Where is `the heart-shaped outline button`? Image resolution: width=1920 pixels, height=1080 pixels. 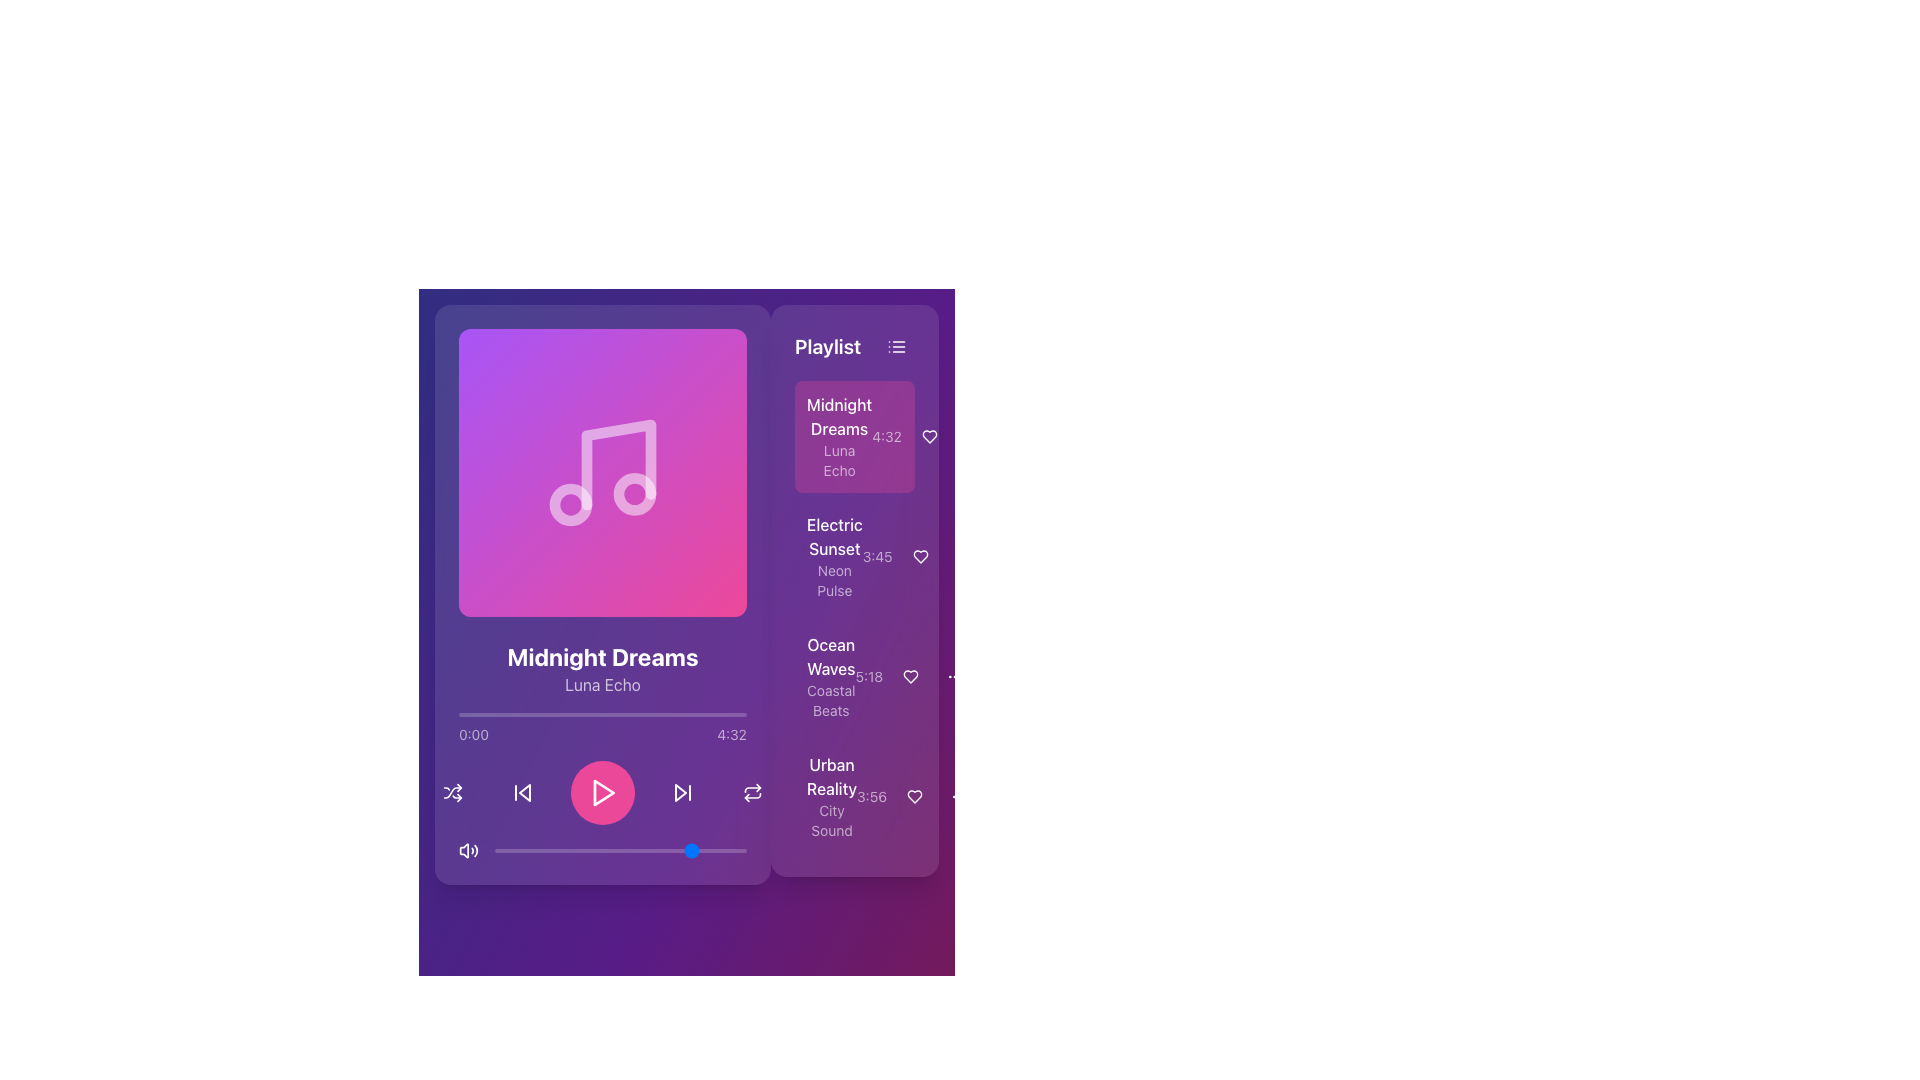 the heart-shaped outline button is located at coordinates (920, 556).